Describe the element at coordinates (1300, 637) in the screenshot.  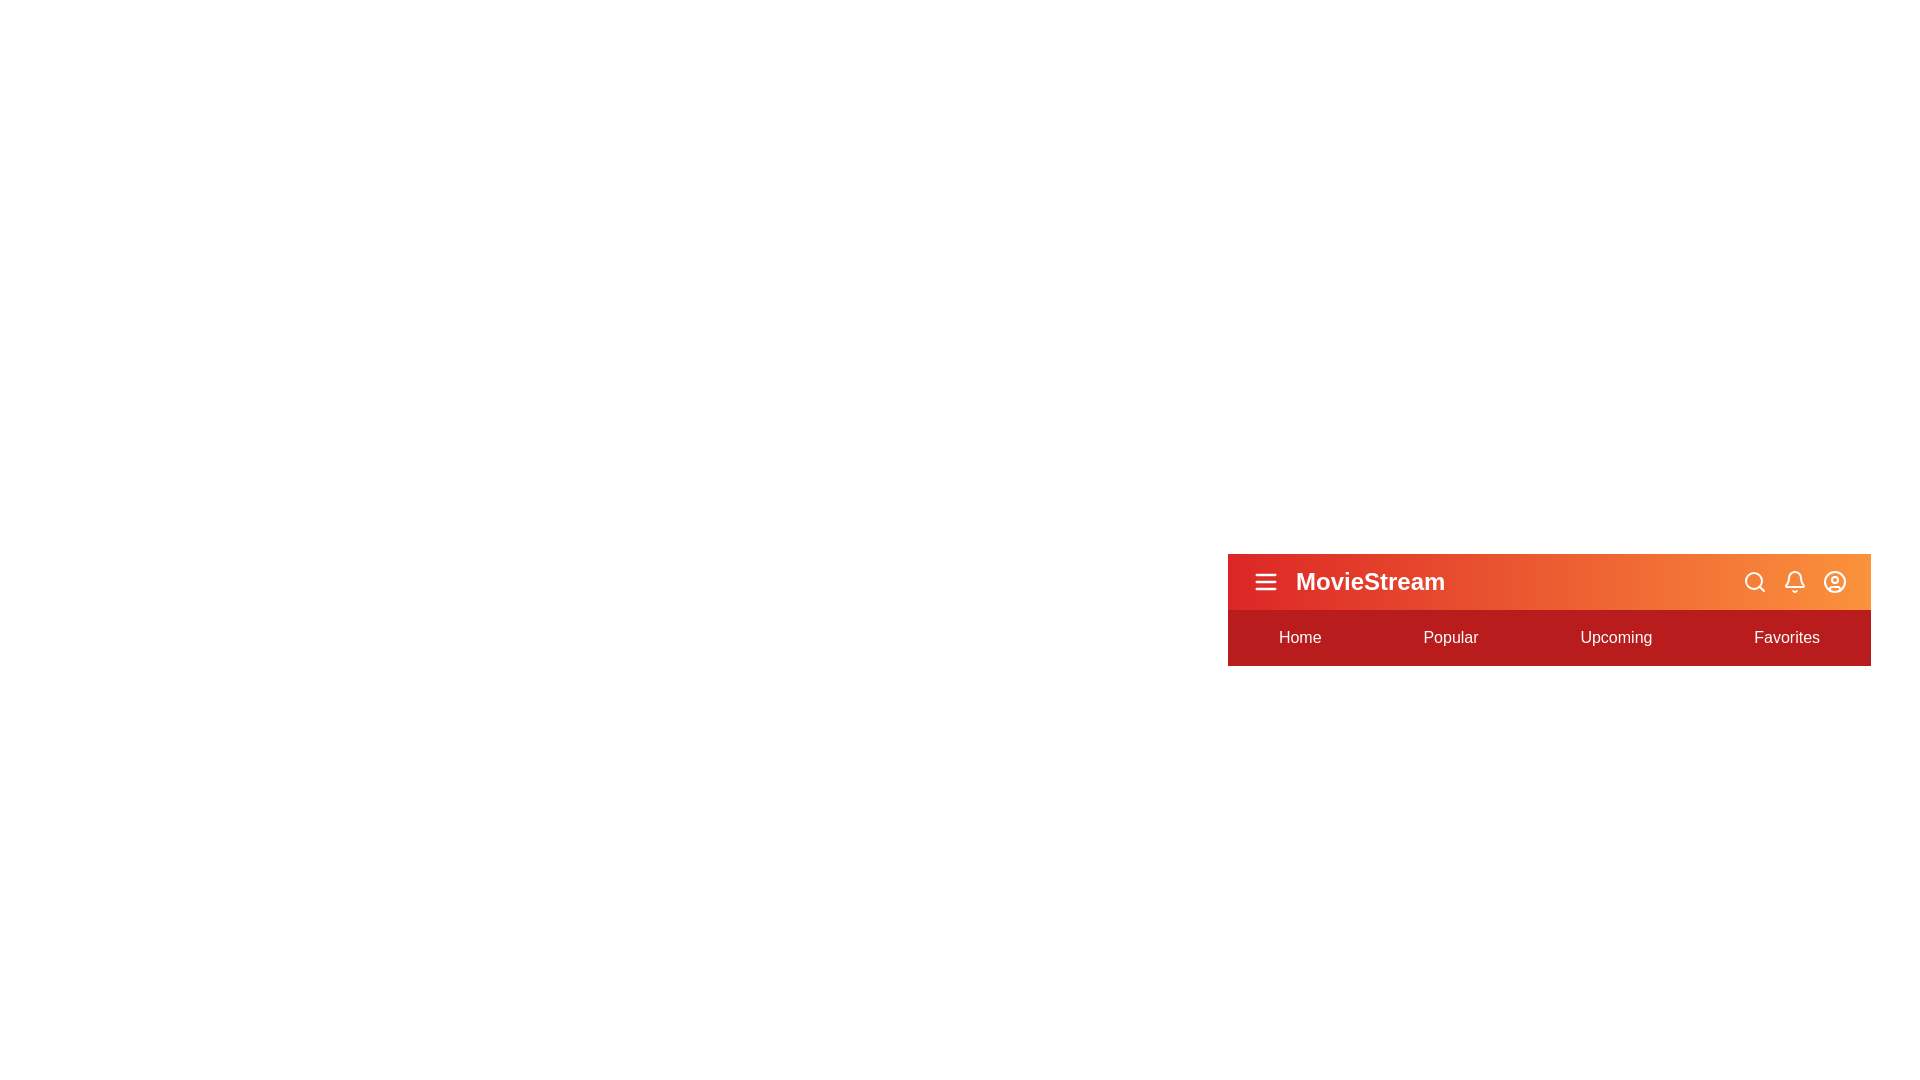
I see `the Home navigation option` at that location.